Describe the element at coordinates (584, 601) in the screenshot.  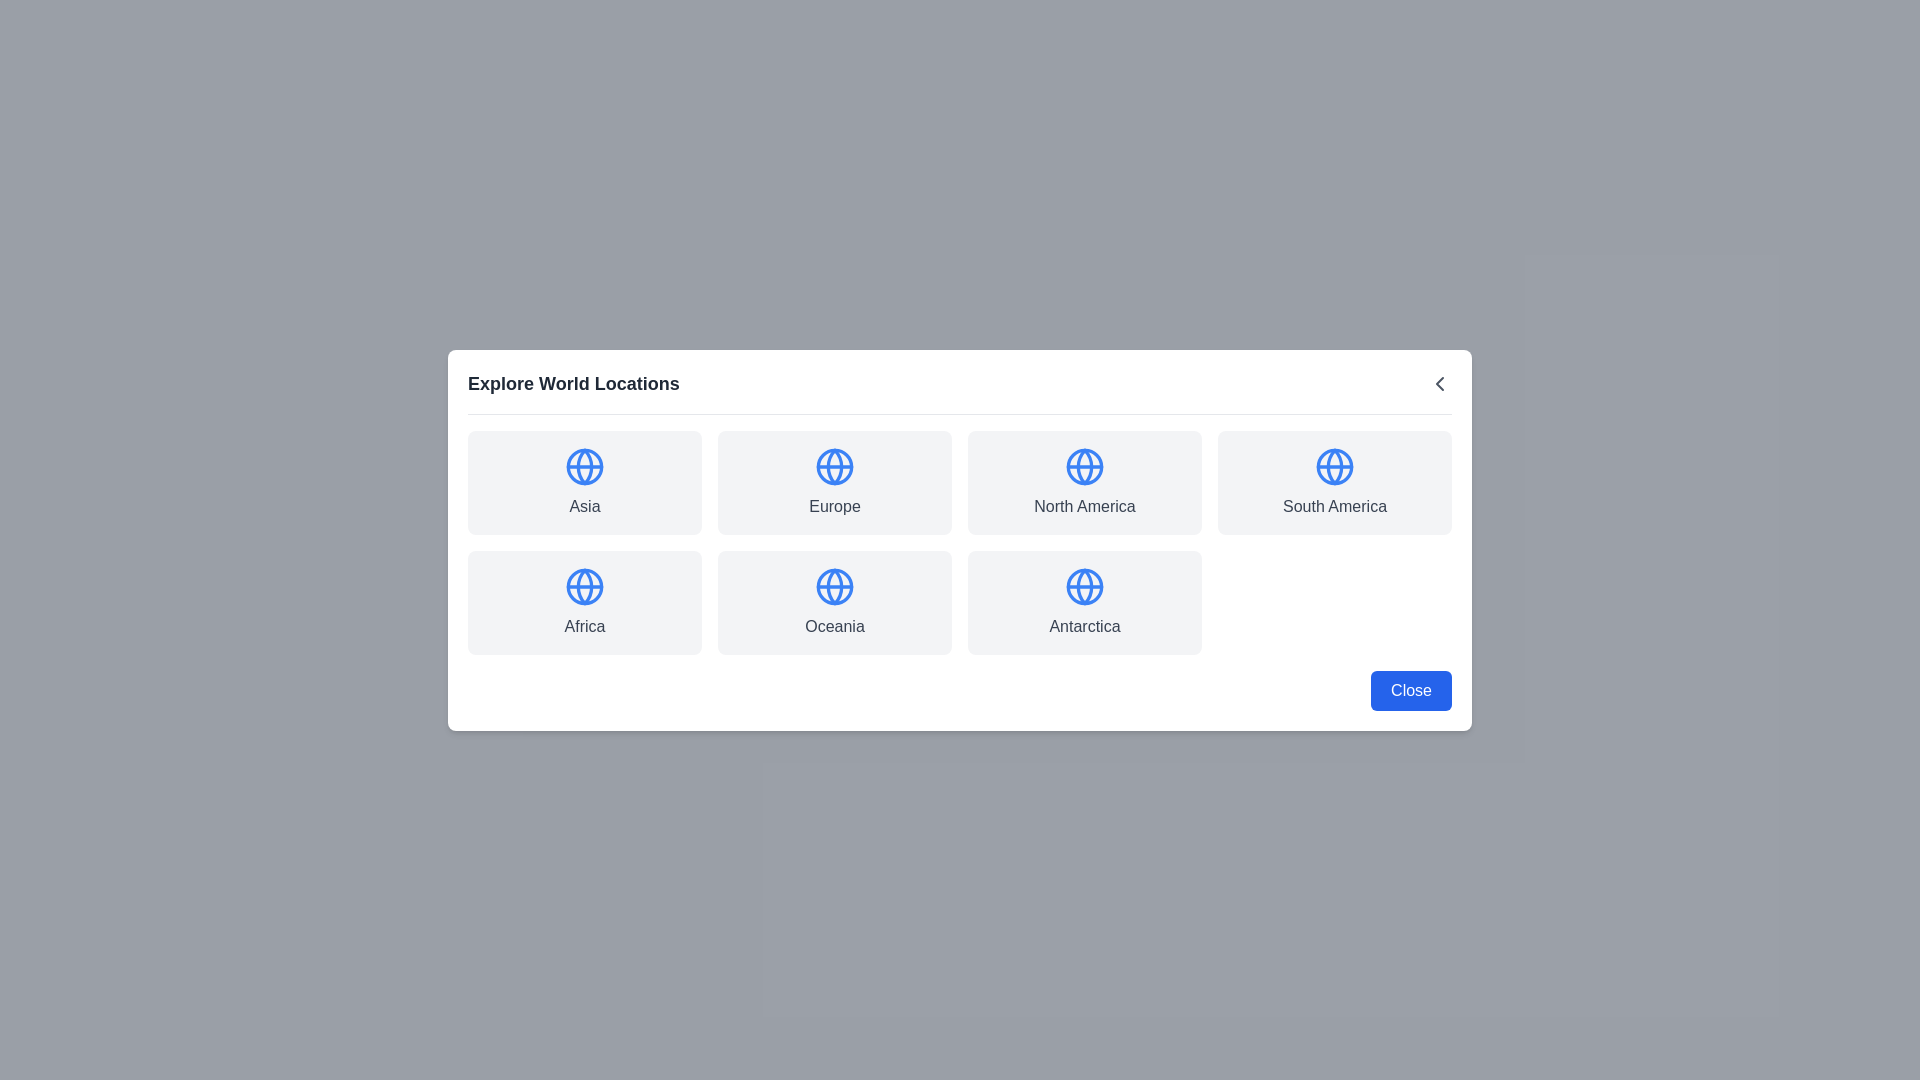
I see `the location Africa` at that location.